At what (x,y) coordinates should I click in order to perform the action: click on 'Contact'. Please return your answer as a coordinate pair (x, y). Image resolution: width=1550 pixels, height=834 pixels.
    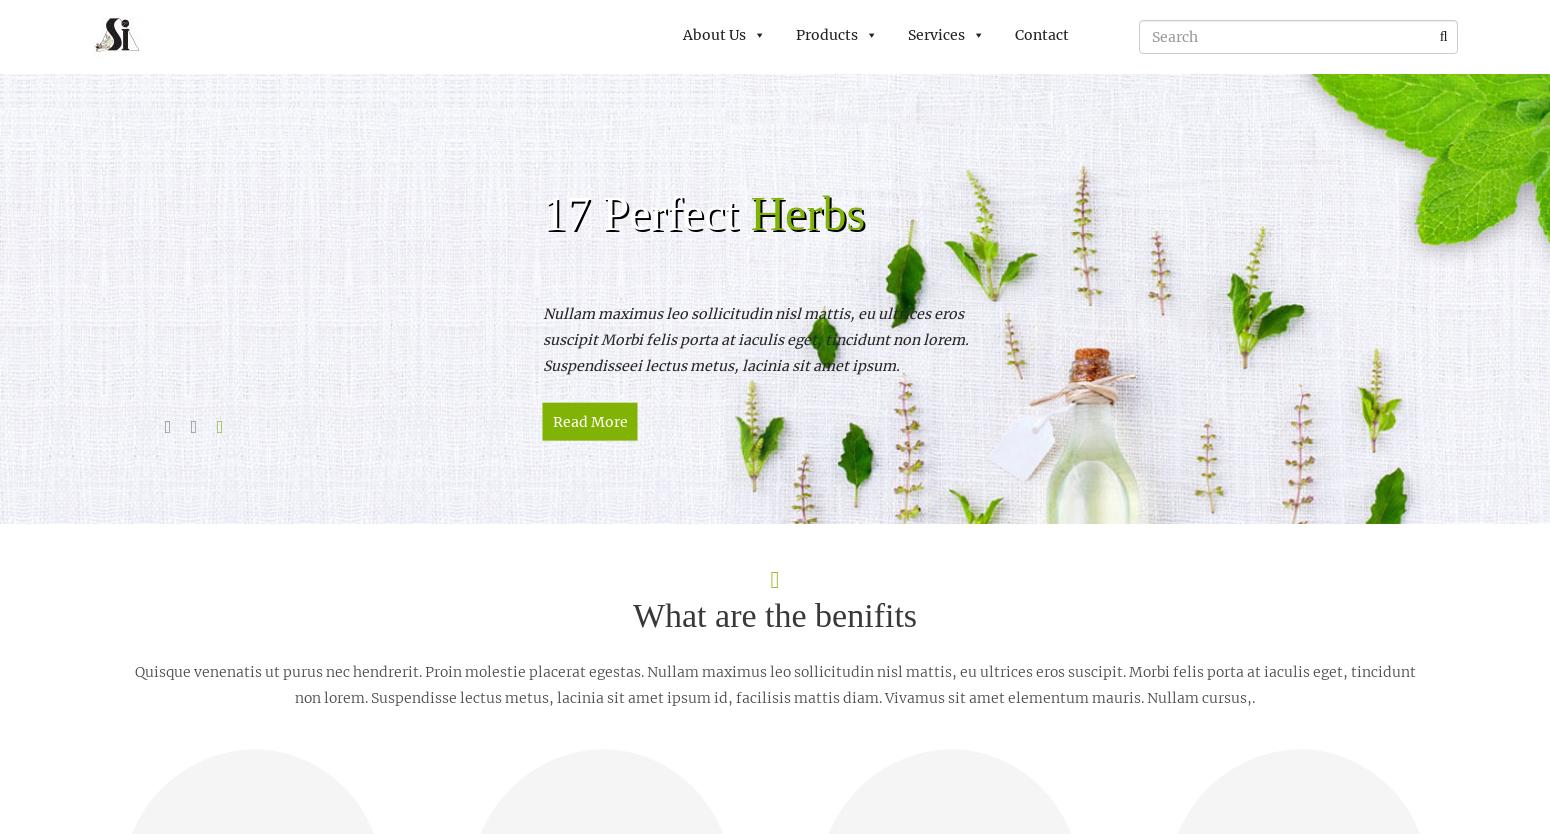
    Looking at the image, I should click on (1040, 35).